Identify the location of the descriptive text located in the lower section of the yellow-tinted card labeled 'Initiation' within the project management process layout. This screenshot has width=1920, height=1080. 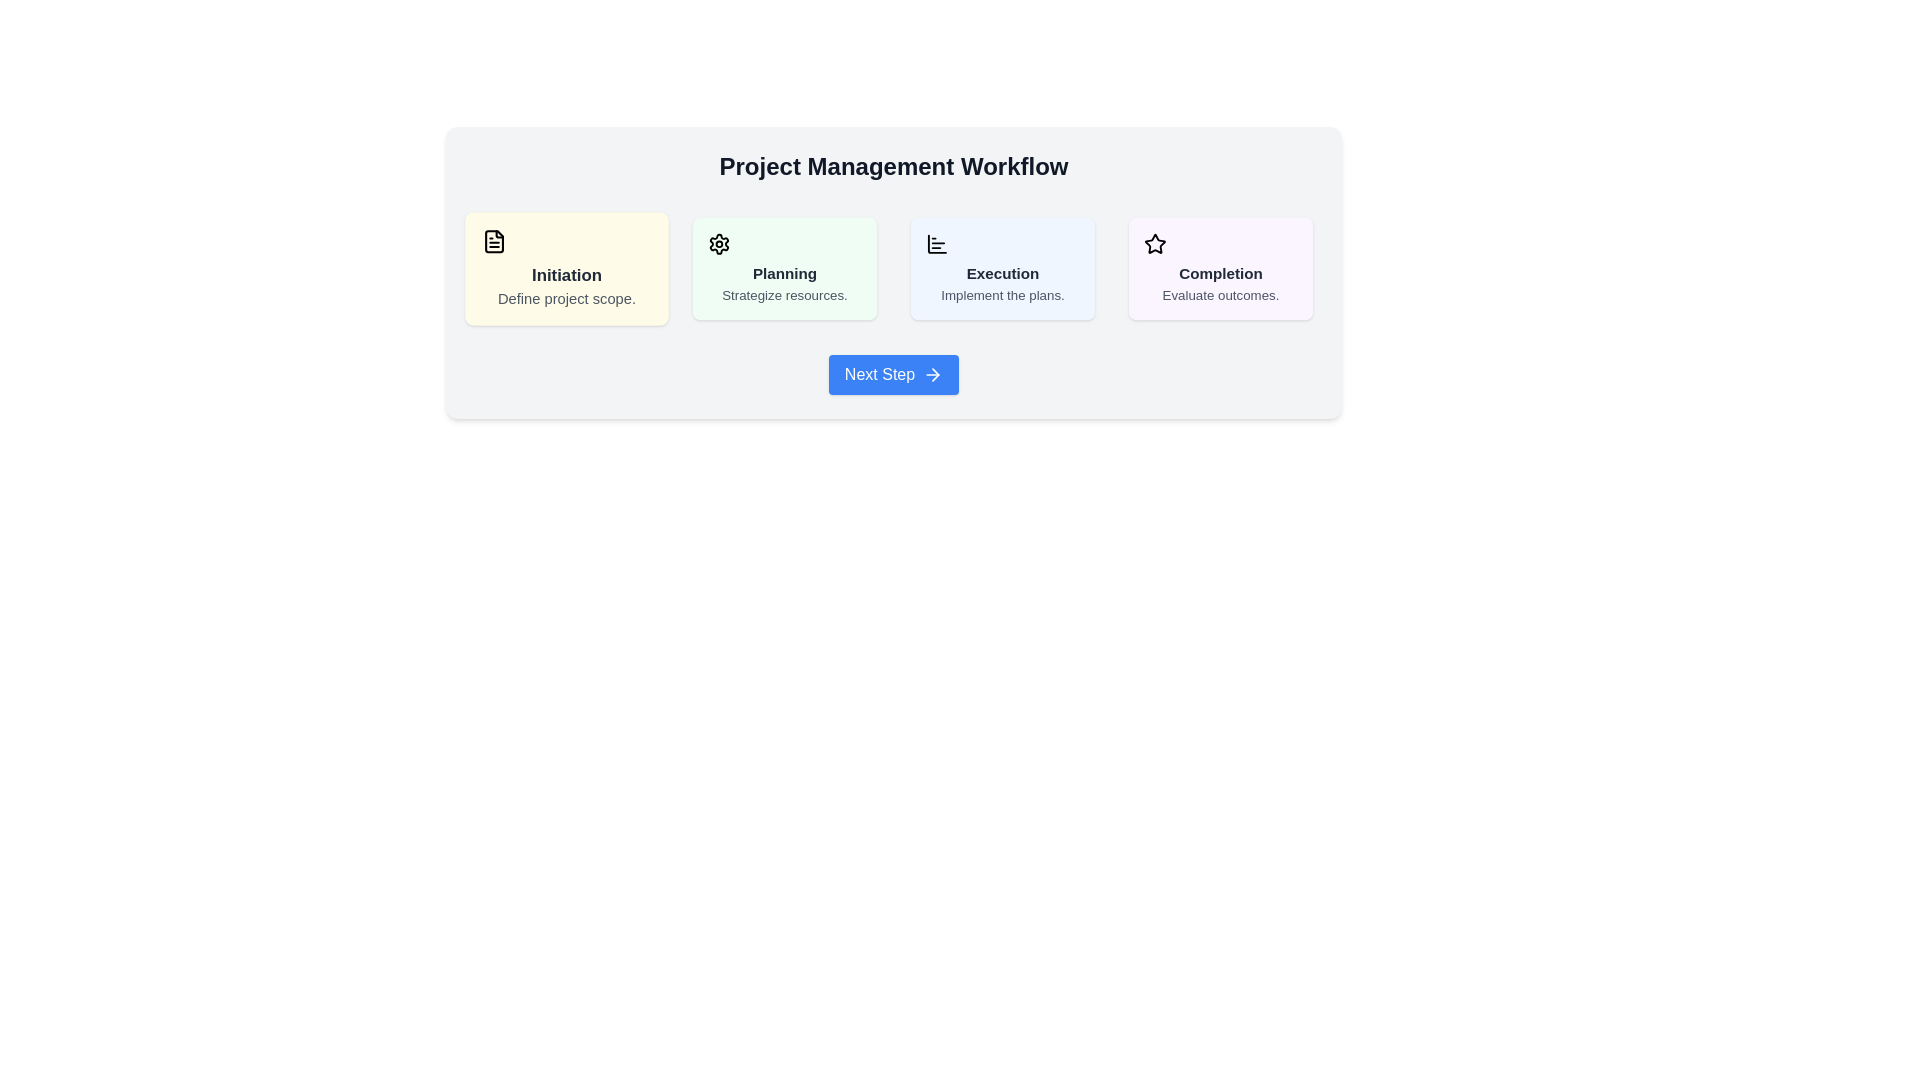
(565, 297).